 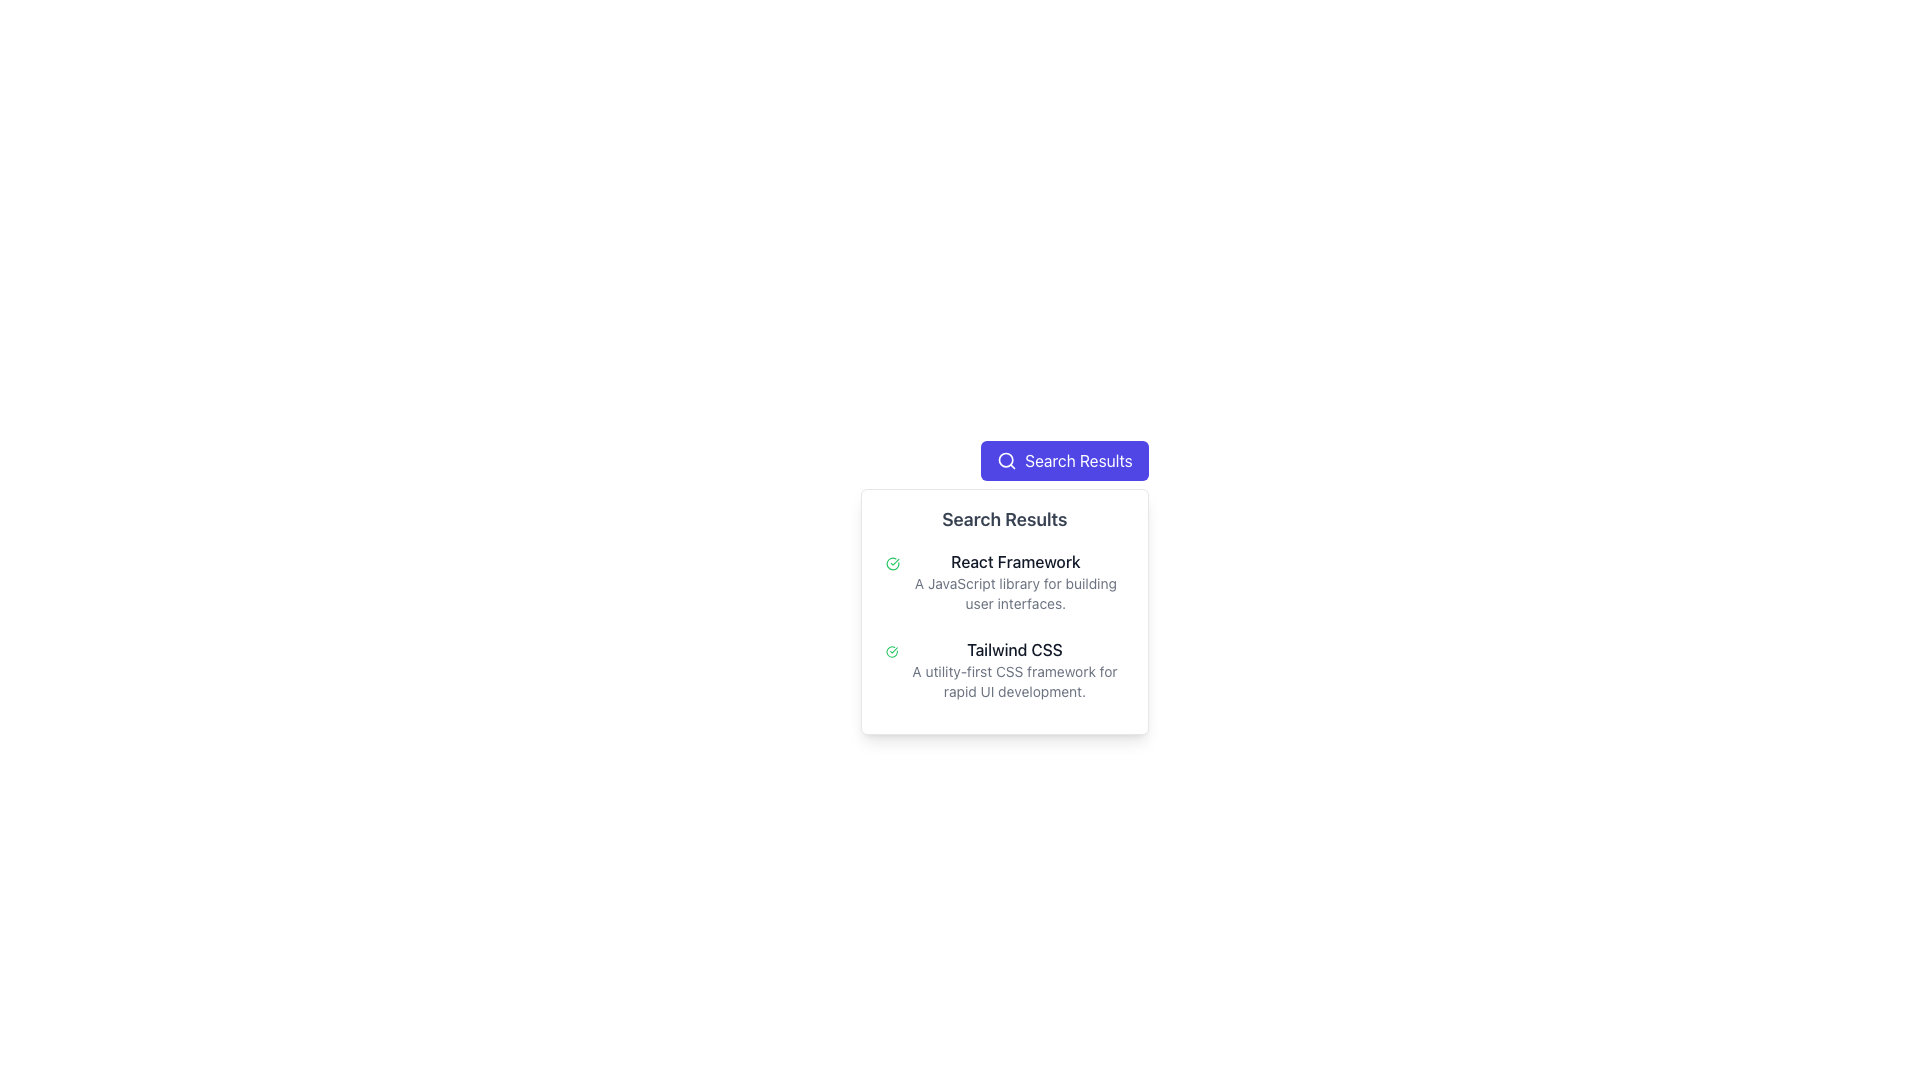 I want to click on the small circular green icon with a checkmark located to the left of the 'Tailwind CSS' text in the second search result card, so click(x=891, y=651).